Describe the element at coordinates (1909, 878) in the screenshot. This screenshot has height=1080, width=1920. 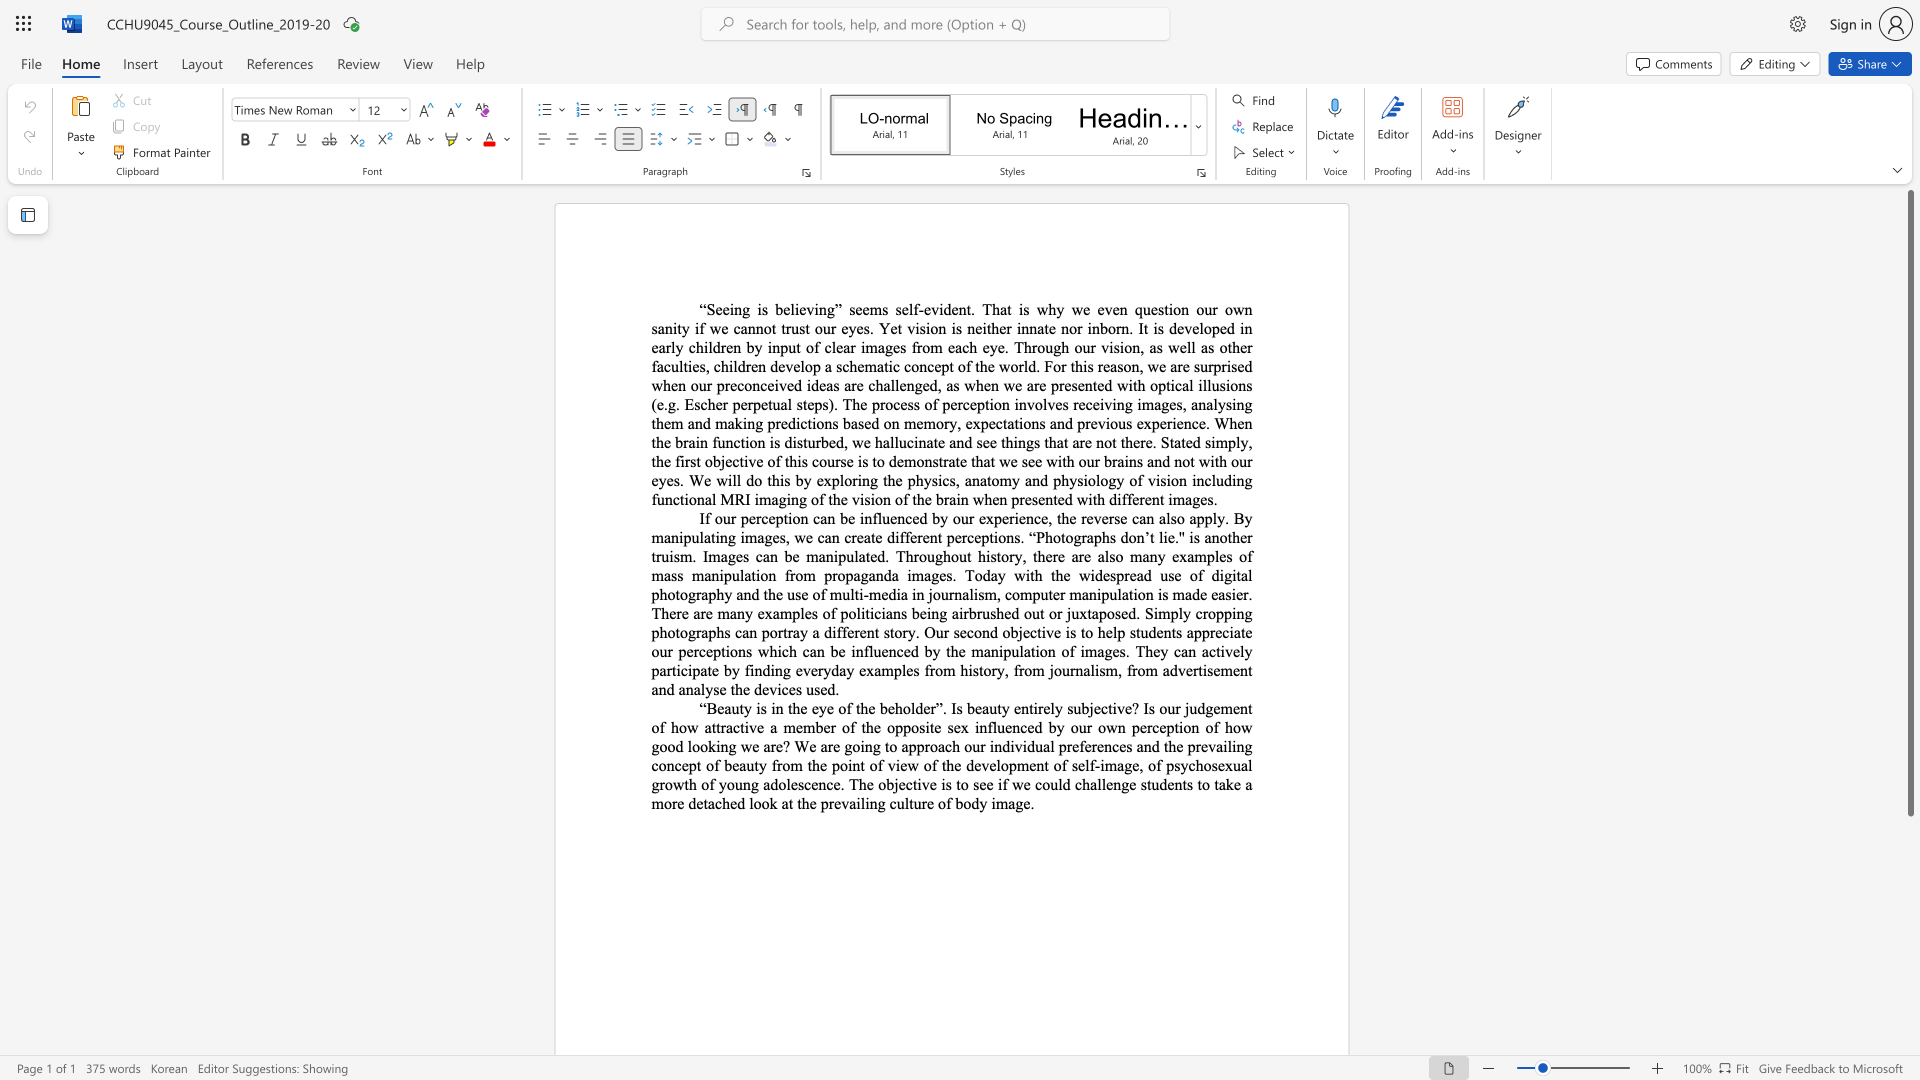
I see `the scrollbar on the right to move the page downward` at that location.